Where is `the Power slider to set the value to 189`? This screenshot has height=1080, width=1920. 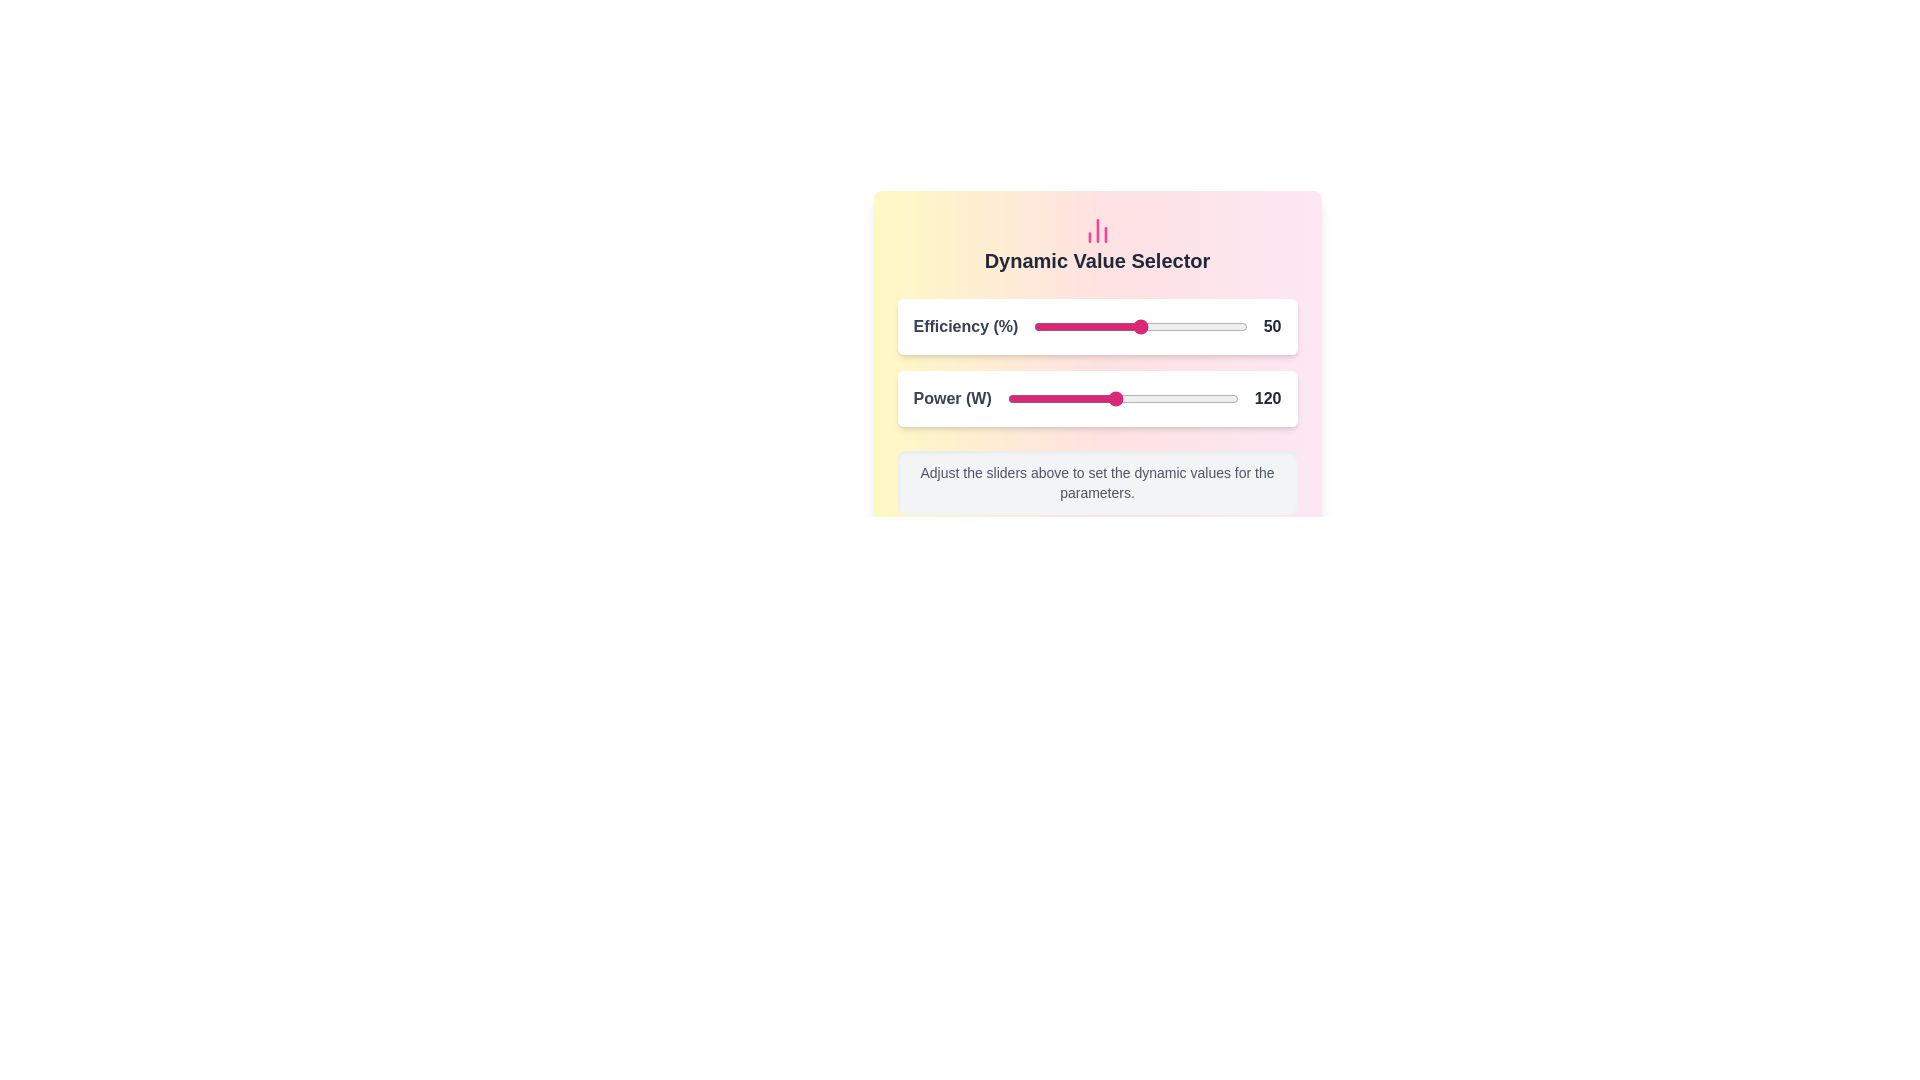
the Power slider to set the value to 189 is located at coordinates (1220, 398).